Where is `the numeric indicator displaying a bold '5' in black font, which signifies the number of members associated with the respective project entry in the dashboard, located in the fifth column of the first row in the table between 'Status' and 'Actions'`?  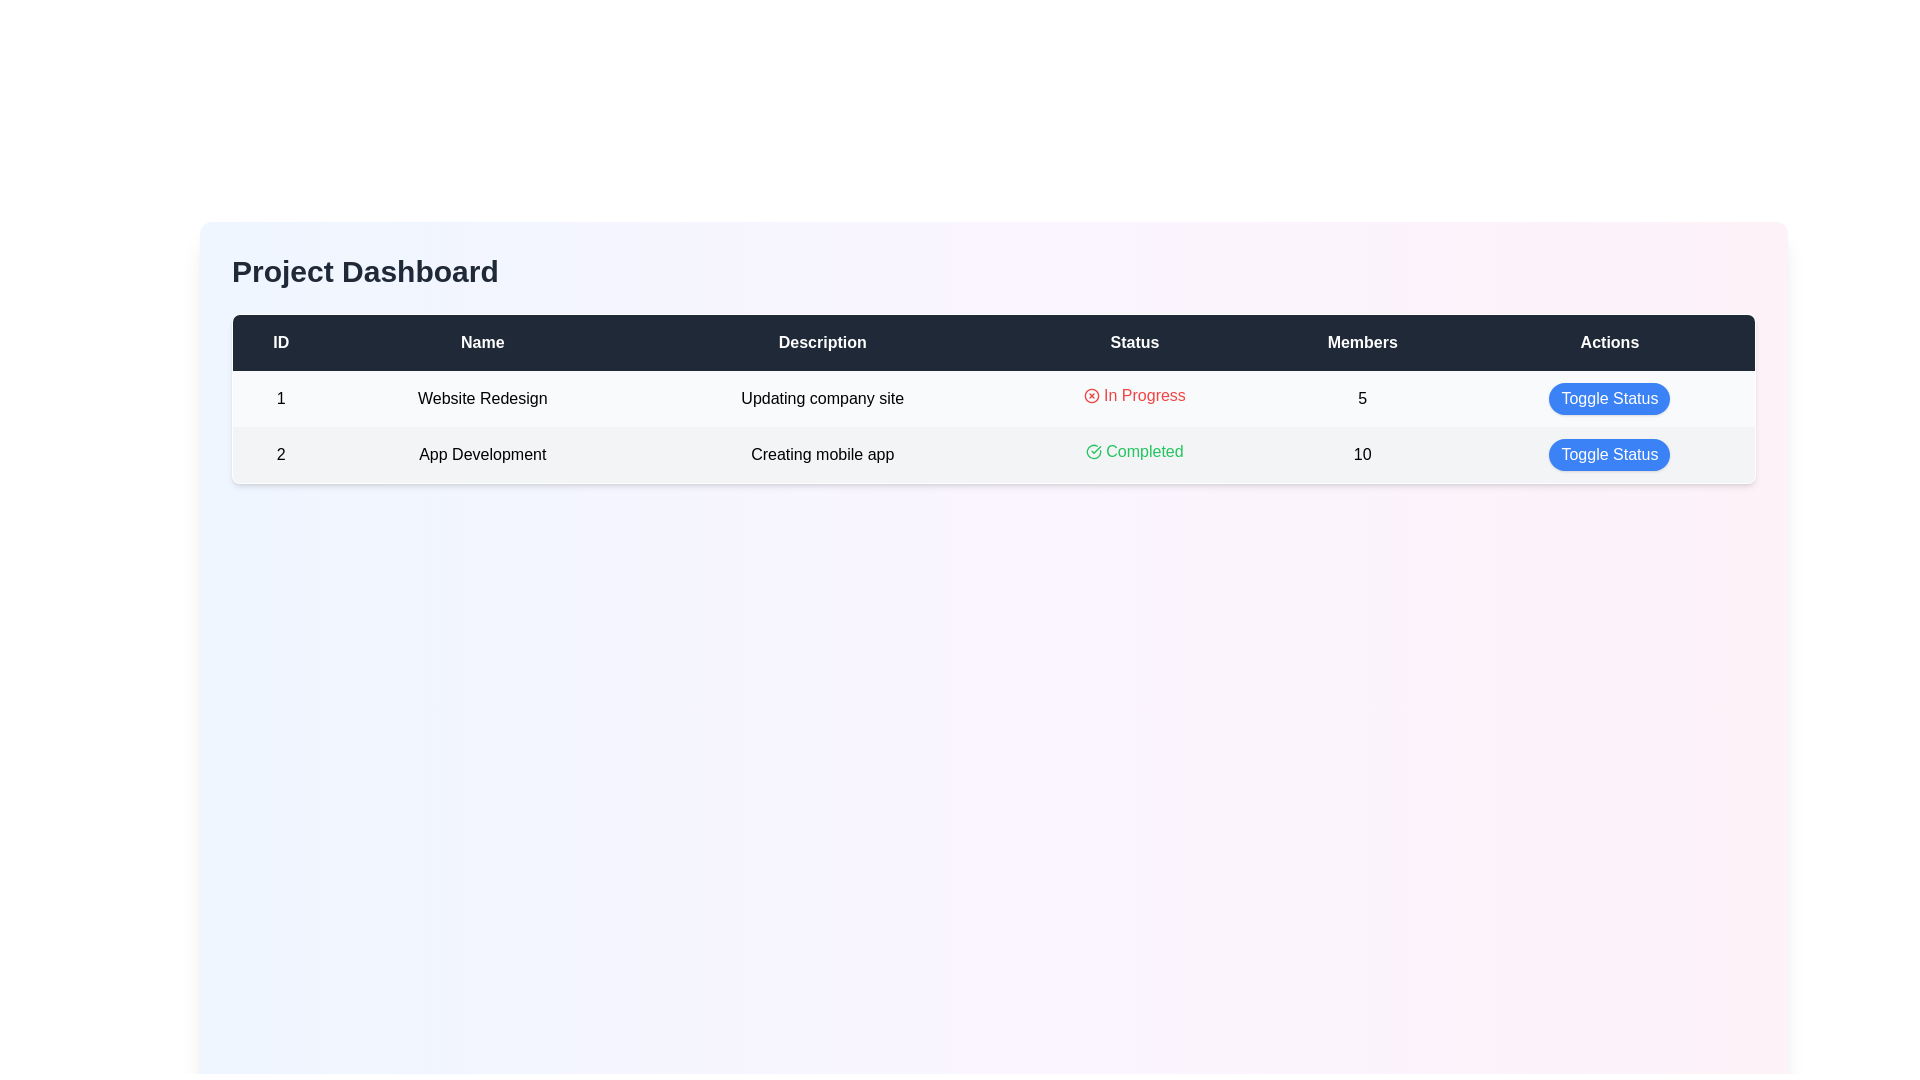 the numeric indicator displaying a bold '5' in black font, which signifies the number of members associated with the respective project entry in the dashboard, located in the fifth column of the first row in the table between 'Status' and 'Actions' is located at coordinates (1361, 398).